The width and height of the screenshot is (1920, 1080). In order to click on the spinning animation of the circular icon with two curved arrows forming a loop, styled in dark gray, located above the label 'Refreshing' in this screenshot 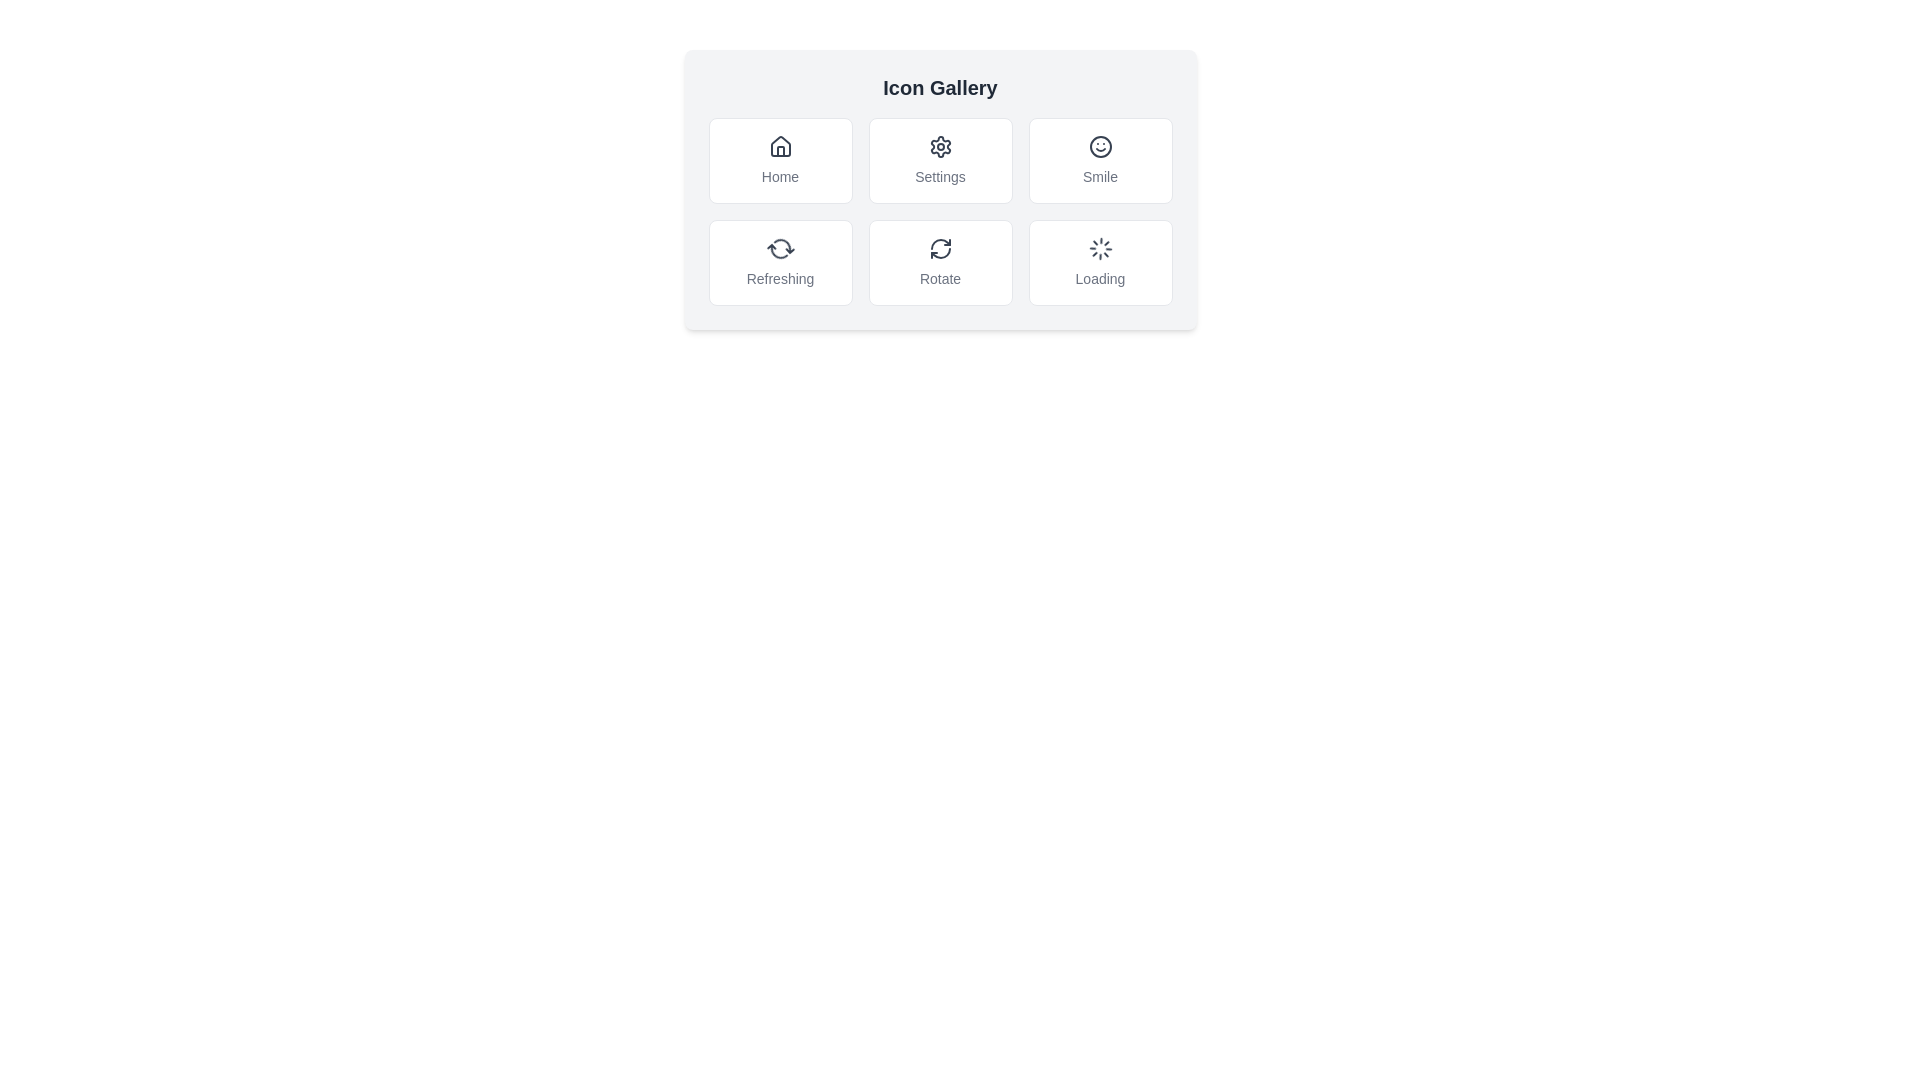, I will do `click(779, 248)`.